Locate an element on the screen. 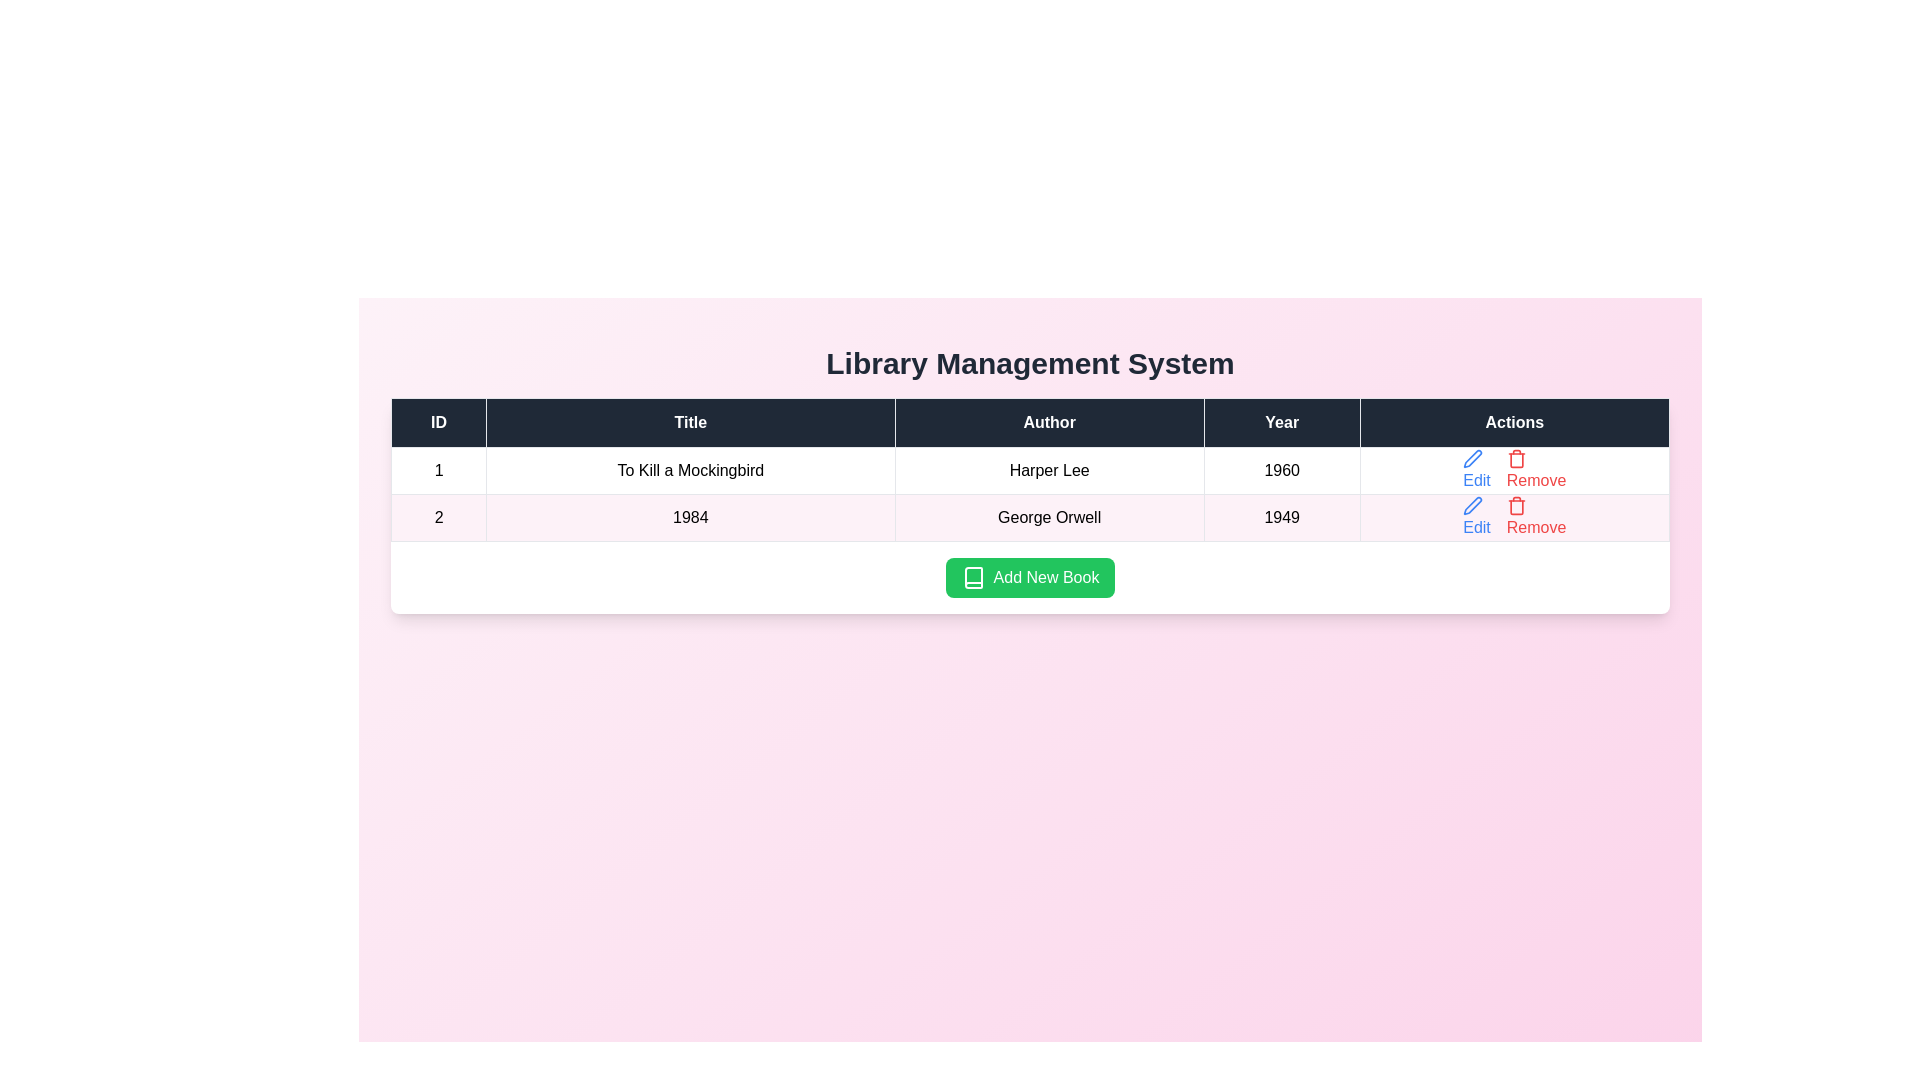 The width and height of the screenshot is (1920, 1080). the blue icon button resembling a pen in the 'Actions' column, specifically aligned with the second row for the book '1984' by 'George Orwell' is located at coordinates (1473, 459).